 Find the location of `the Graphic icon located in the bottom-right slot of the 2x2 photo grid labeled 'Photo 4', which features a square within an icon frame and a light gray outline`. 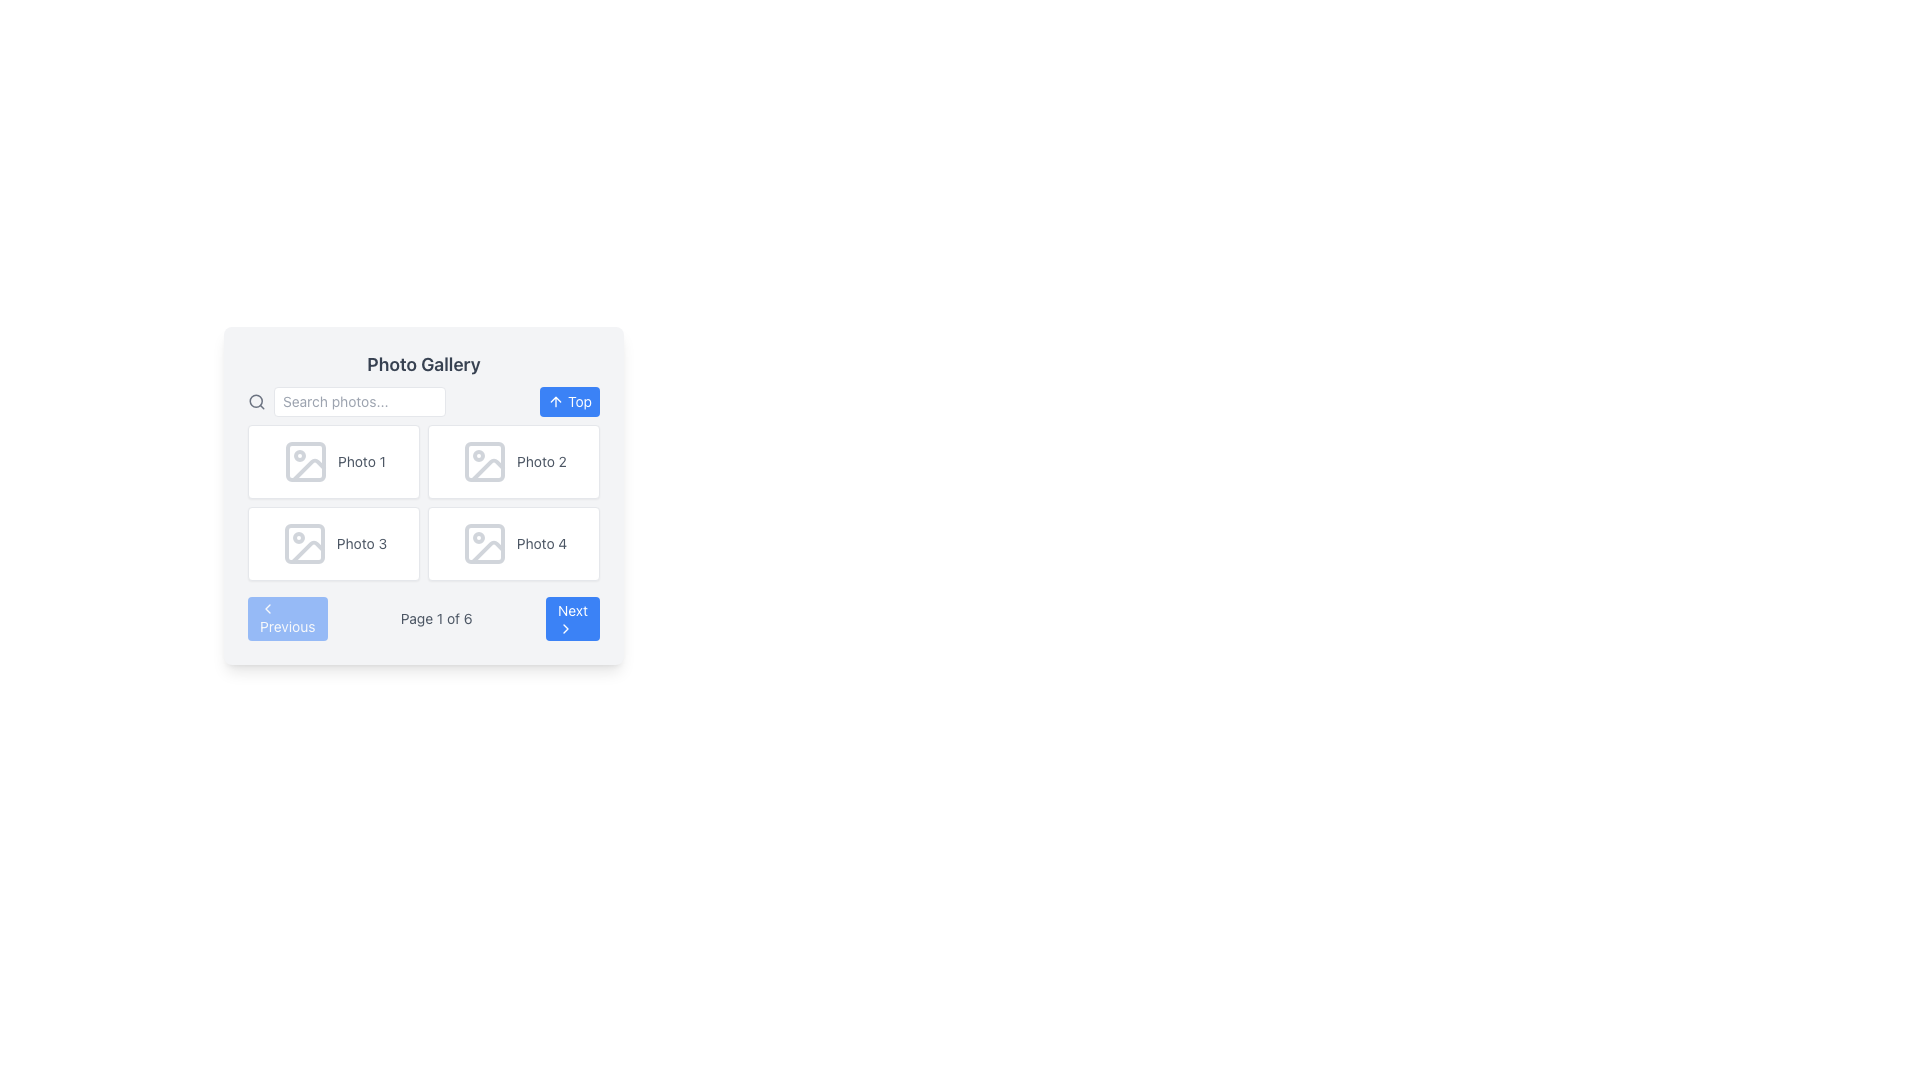

the Graphic icon located in the bottom-right slot of the 2x2 photo grid labeled 'Photo 4', which features a square within an icon frame and a light gray outline is located at coordinates (484, 543).